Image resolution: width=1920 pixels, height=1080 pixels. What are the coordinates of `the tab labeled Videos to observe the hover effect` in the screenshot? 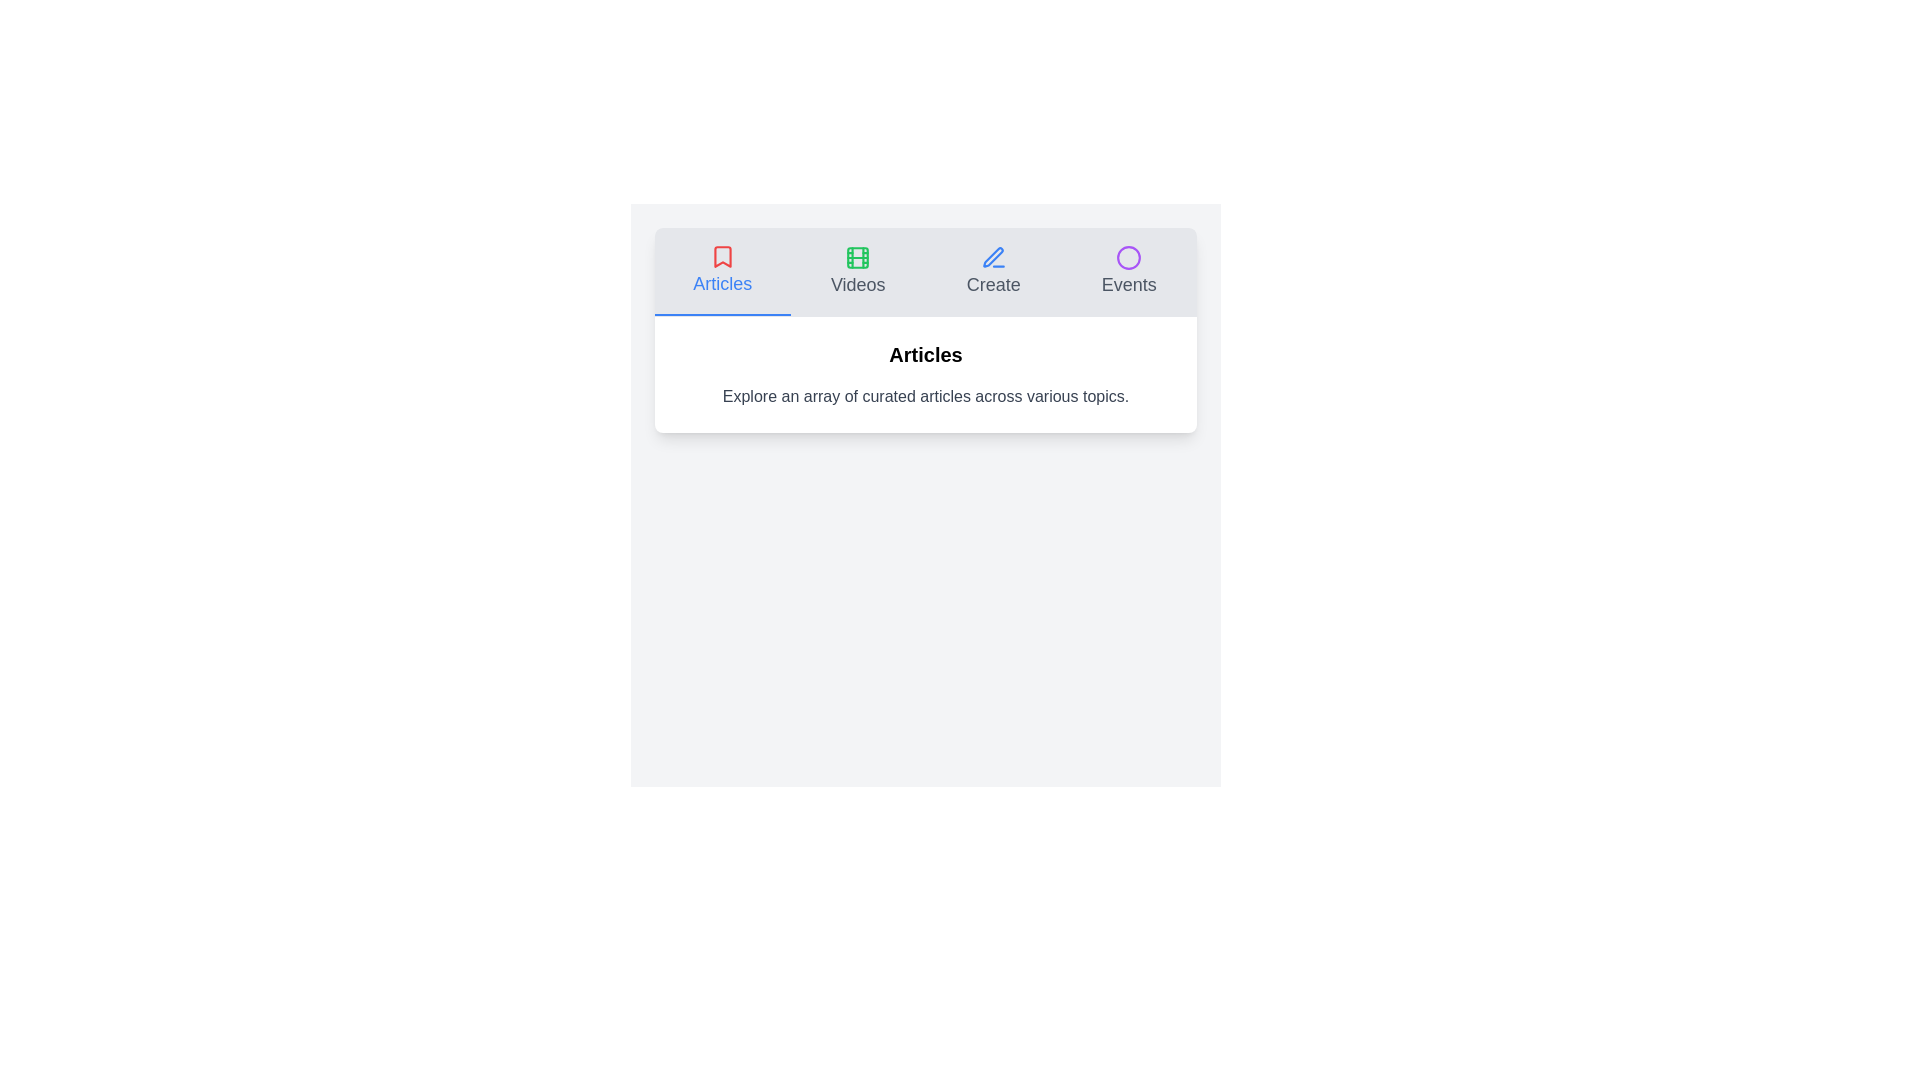 It's located at (858, 272).